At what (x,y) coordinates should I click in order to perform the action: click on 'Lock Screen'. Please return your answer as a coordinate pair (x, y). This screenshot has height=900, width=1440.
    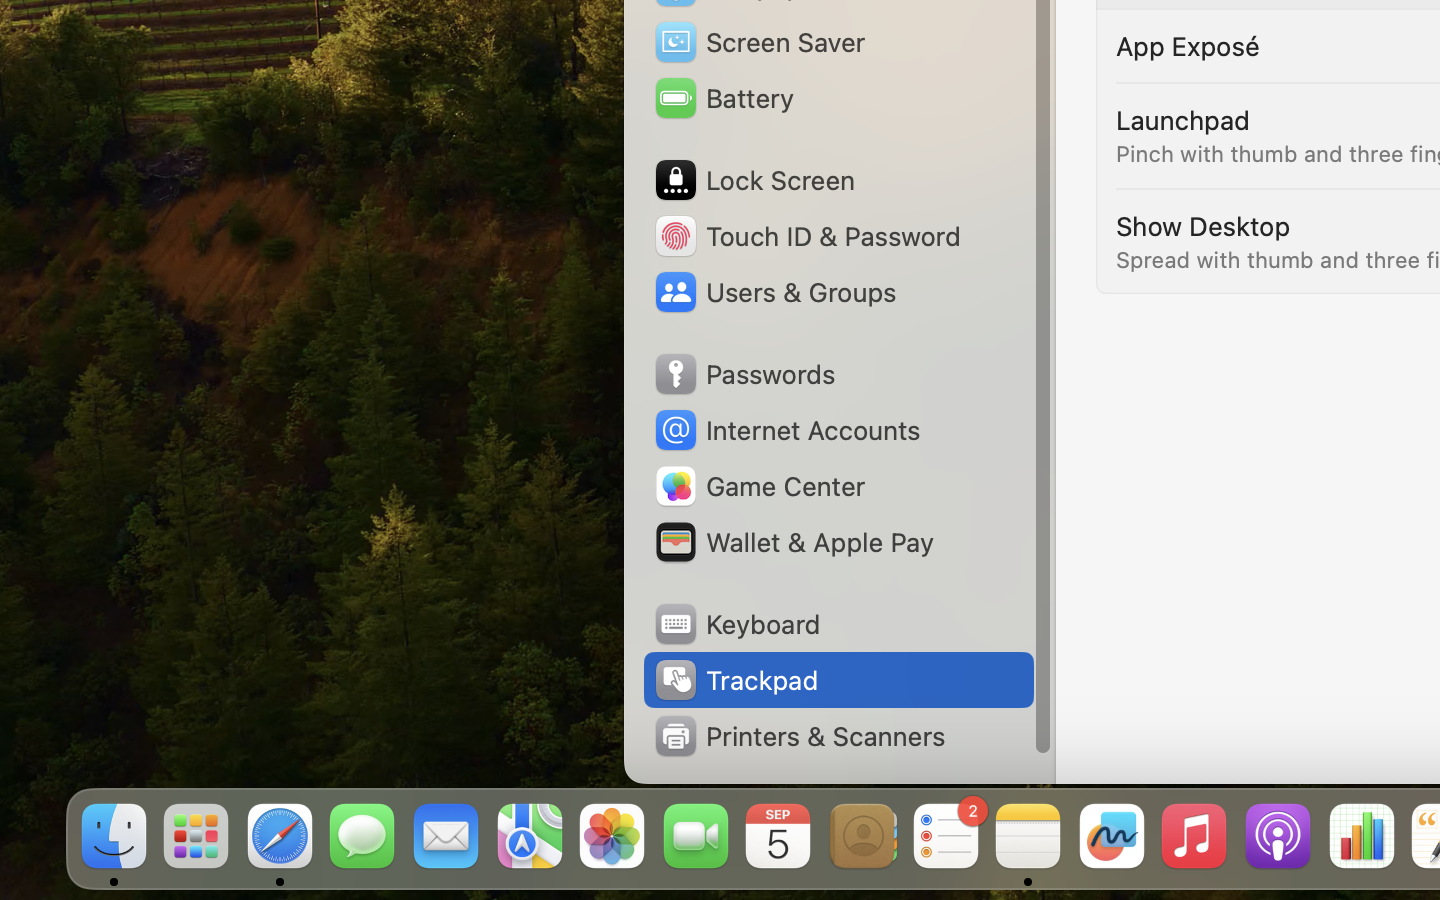
    Looking at the image, I should click on (752, 180).